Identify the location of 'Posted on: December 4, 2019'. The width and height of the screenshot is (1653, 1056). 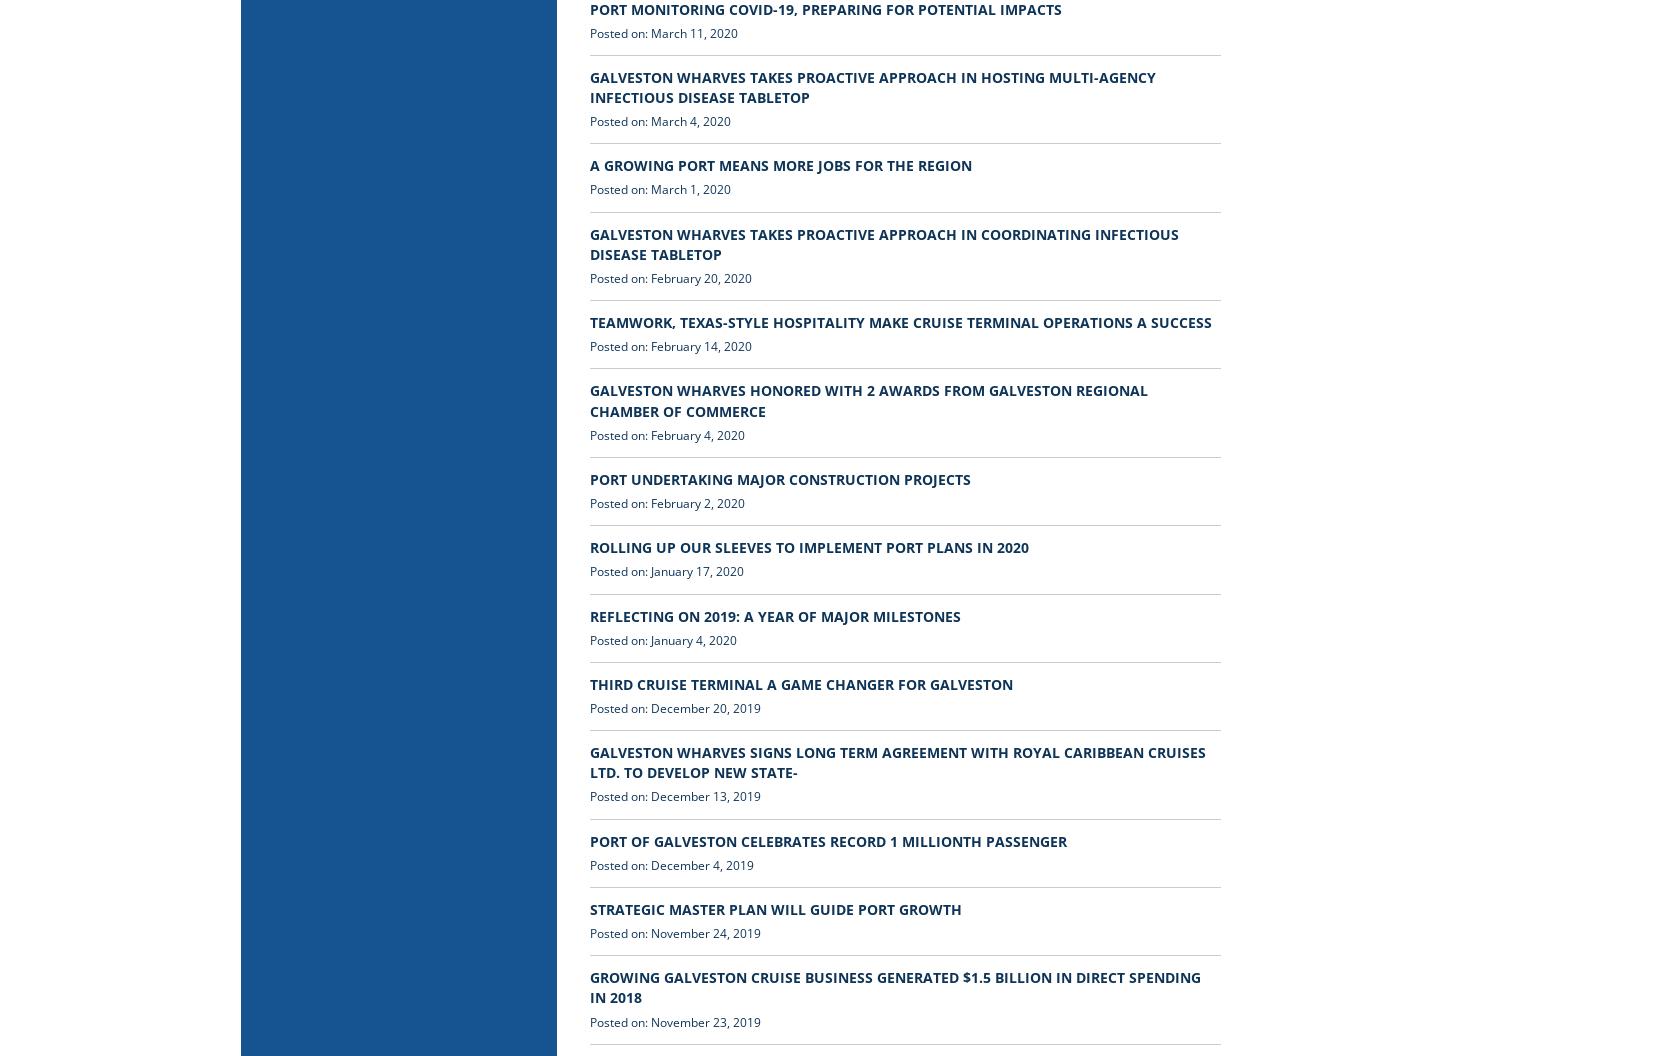
(670, 863).